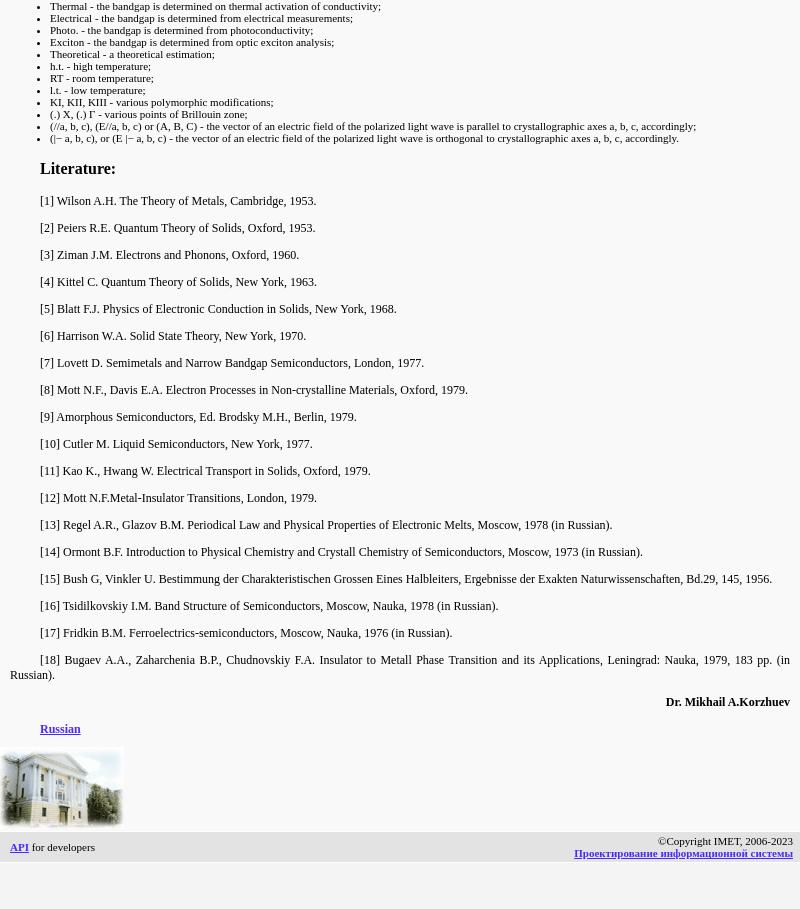 This screenshot has height=909, width=800. I want to click on '[2] Peiers R.E. Quantum Theory of Solids, Oxford, 1953.', so click(176, 226).